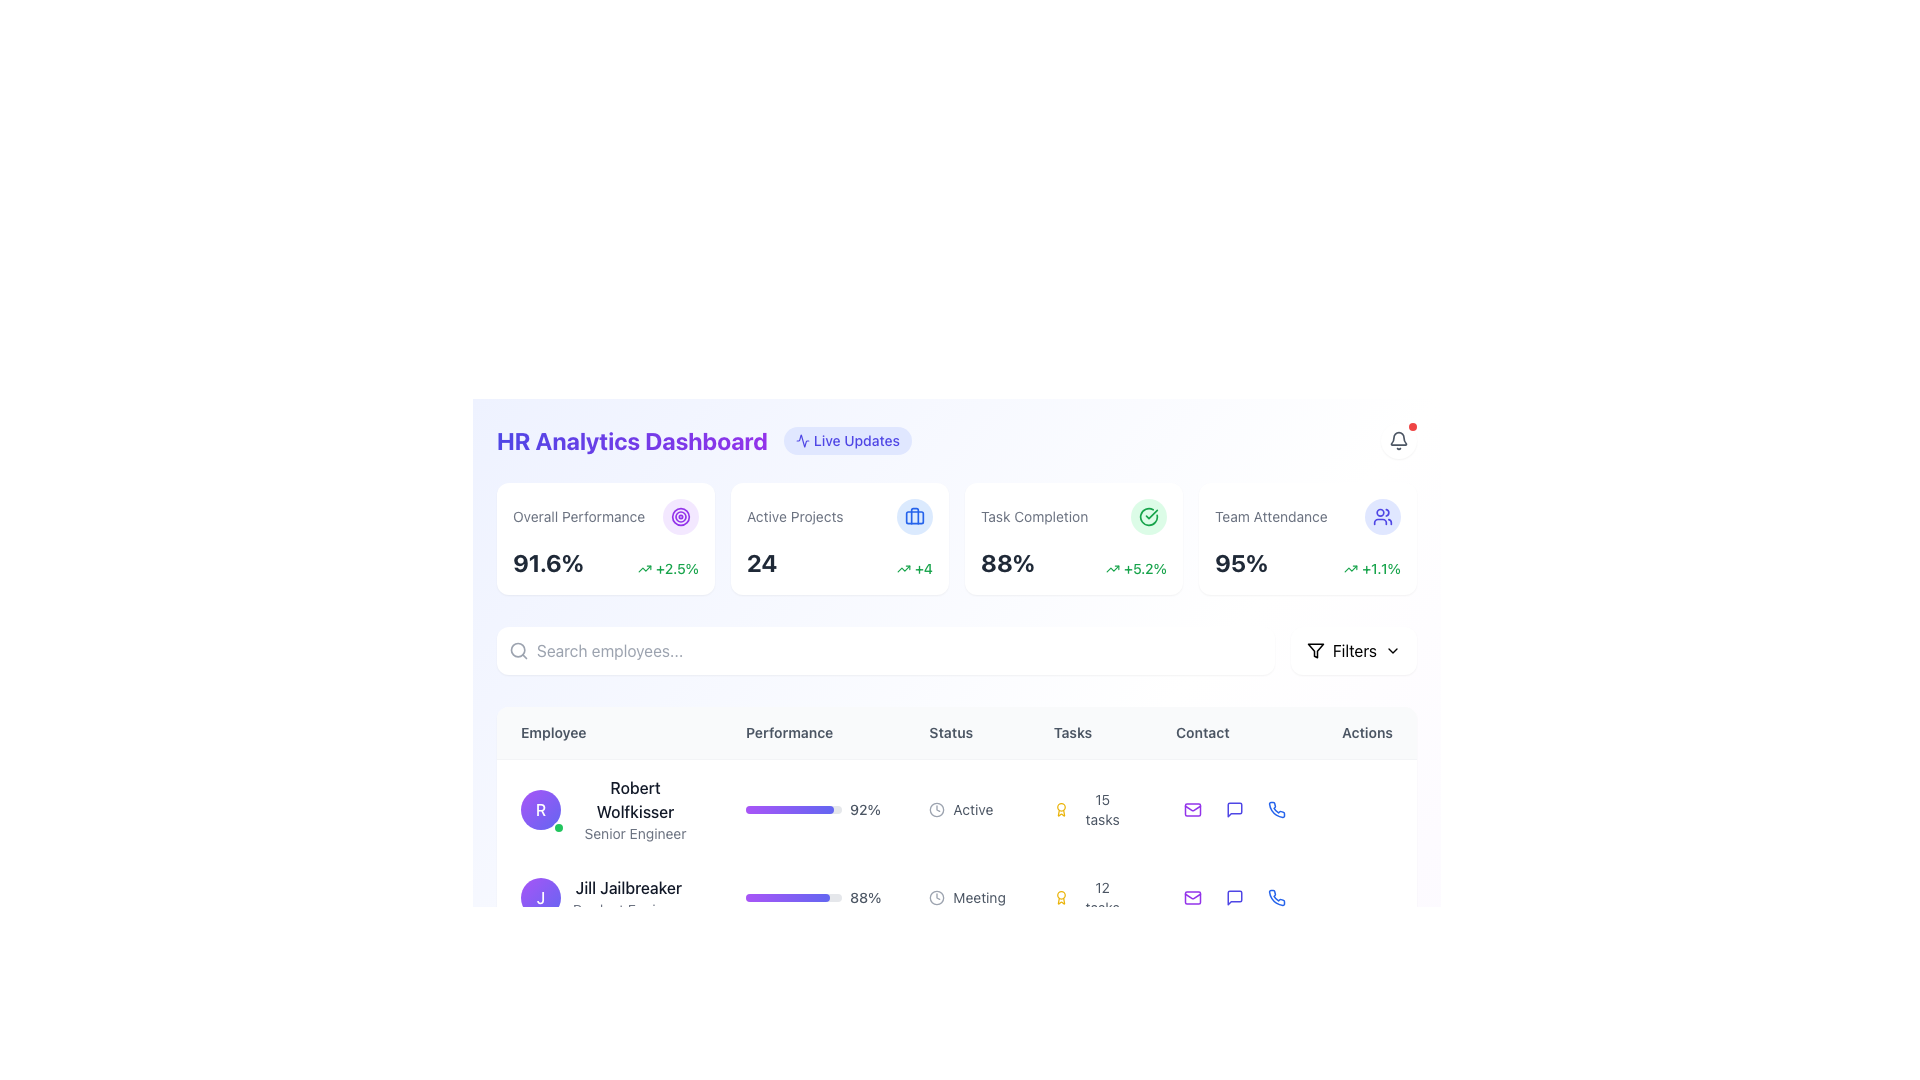 The image size is (1920, 1080). Describe the element at coordinates (1397, 439) in the screenshot. I see `the bell icon located in the upper-right corner of the interface, which serves as a notification indicator and is styled as a clickable button` at that location.